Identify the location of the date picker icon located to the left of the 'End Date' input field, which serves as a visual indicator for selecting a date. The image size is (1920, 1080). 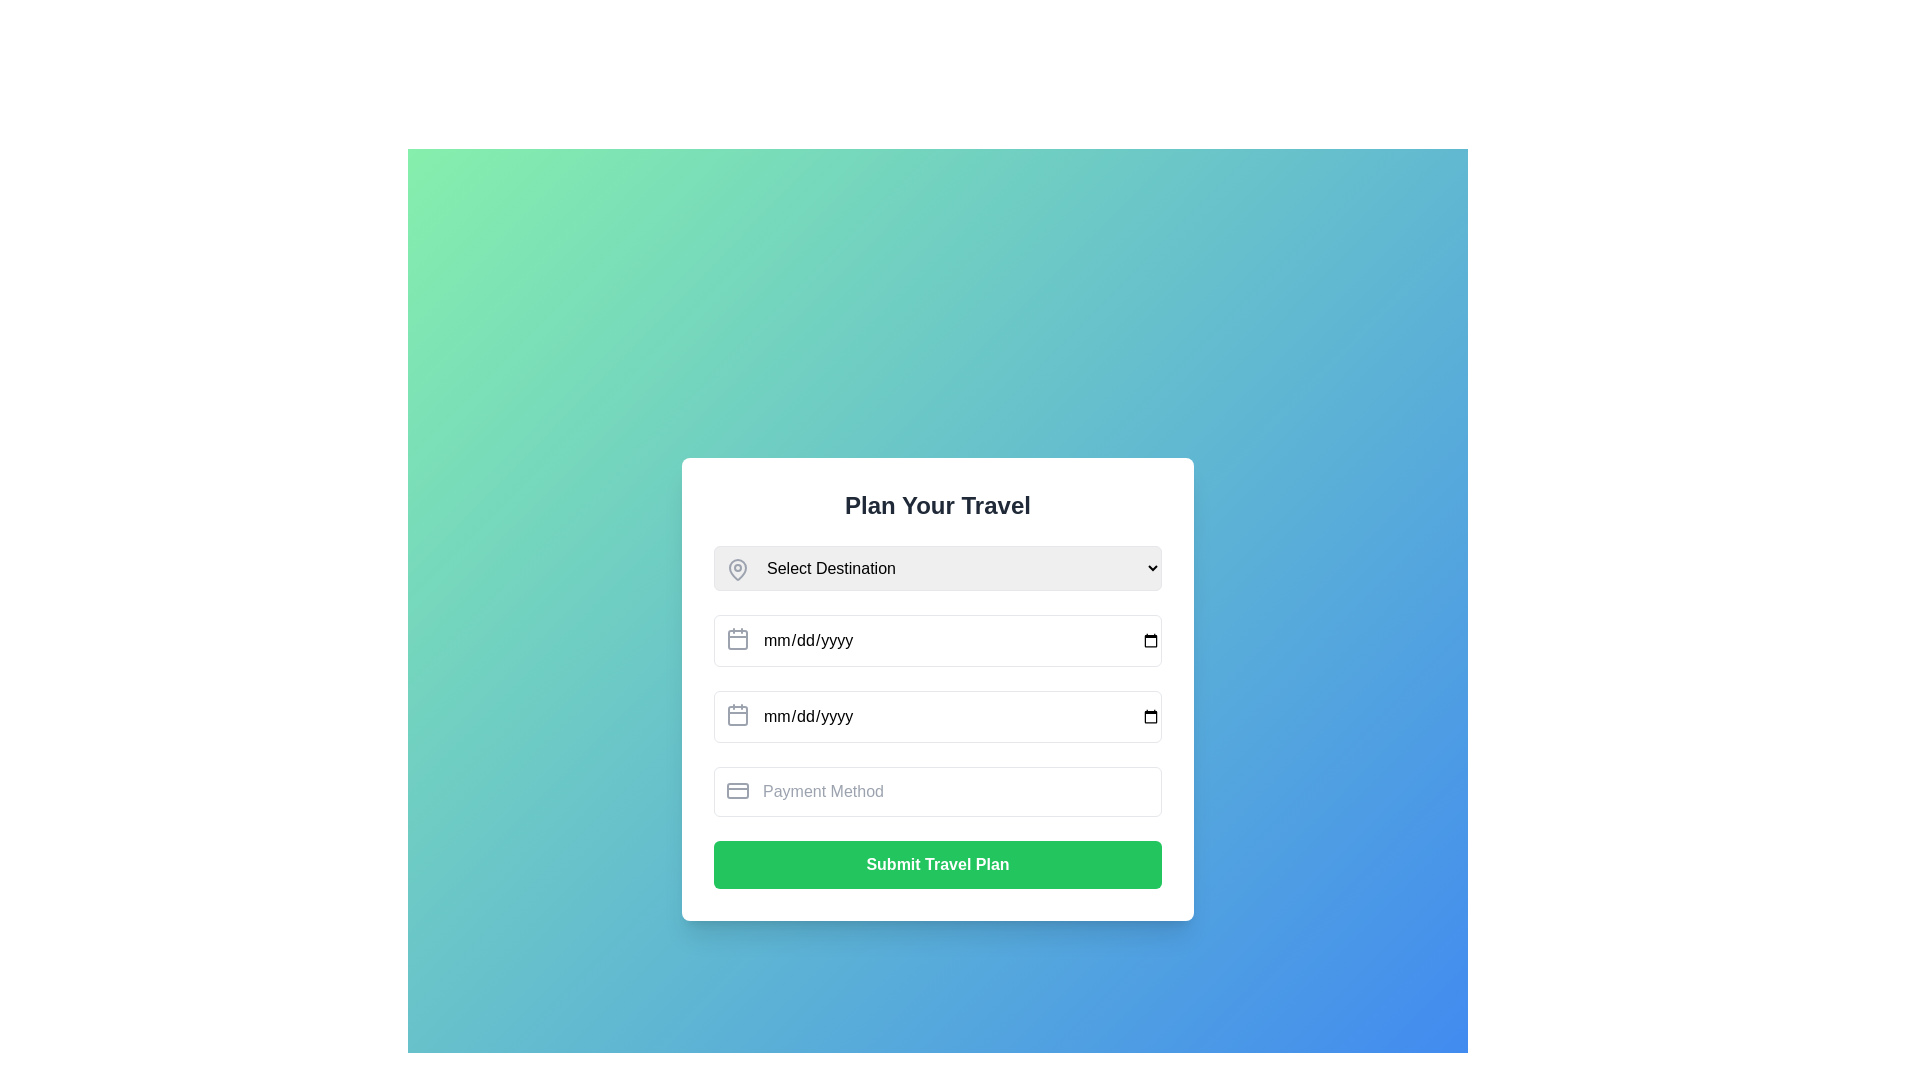
(737, 712).